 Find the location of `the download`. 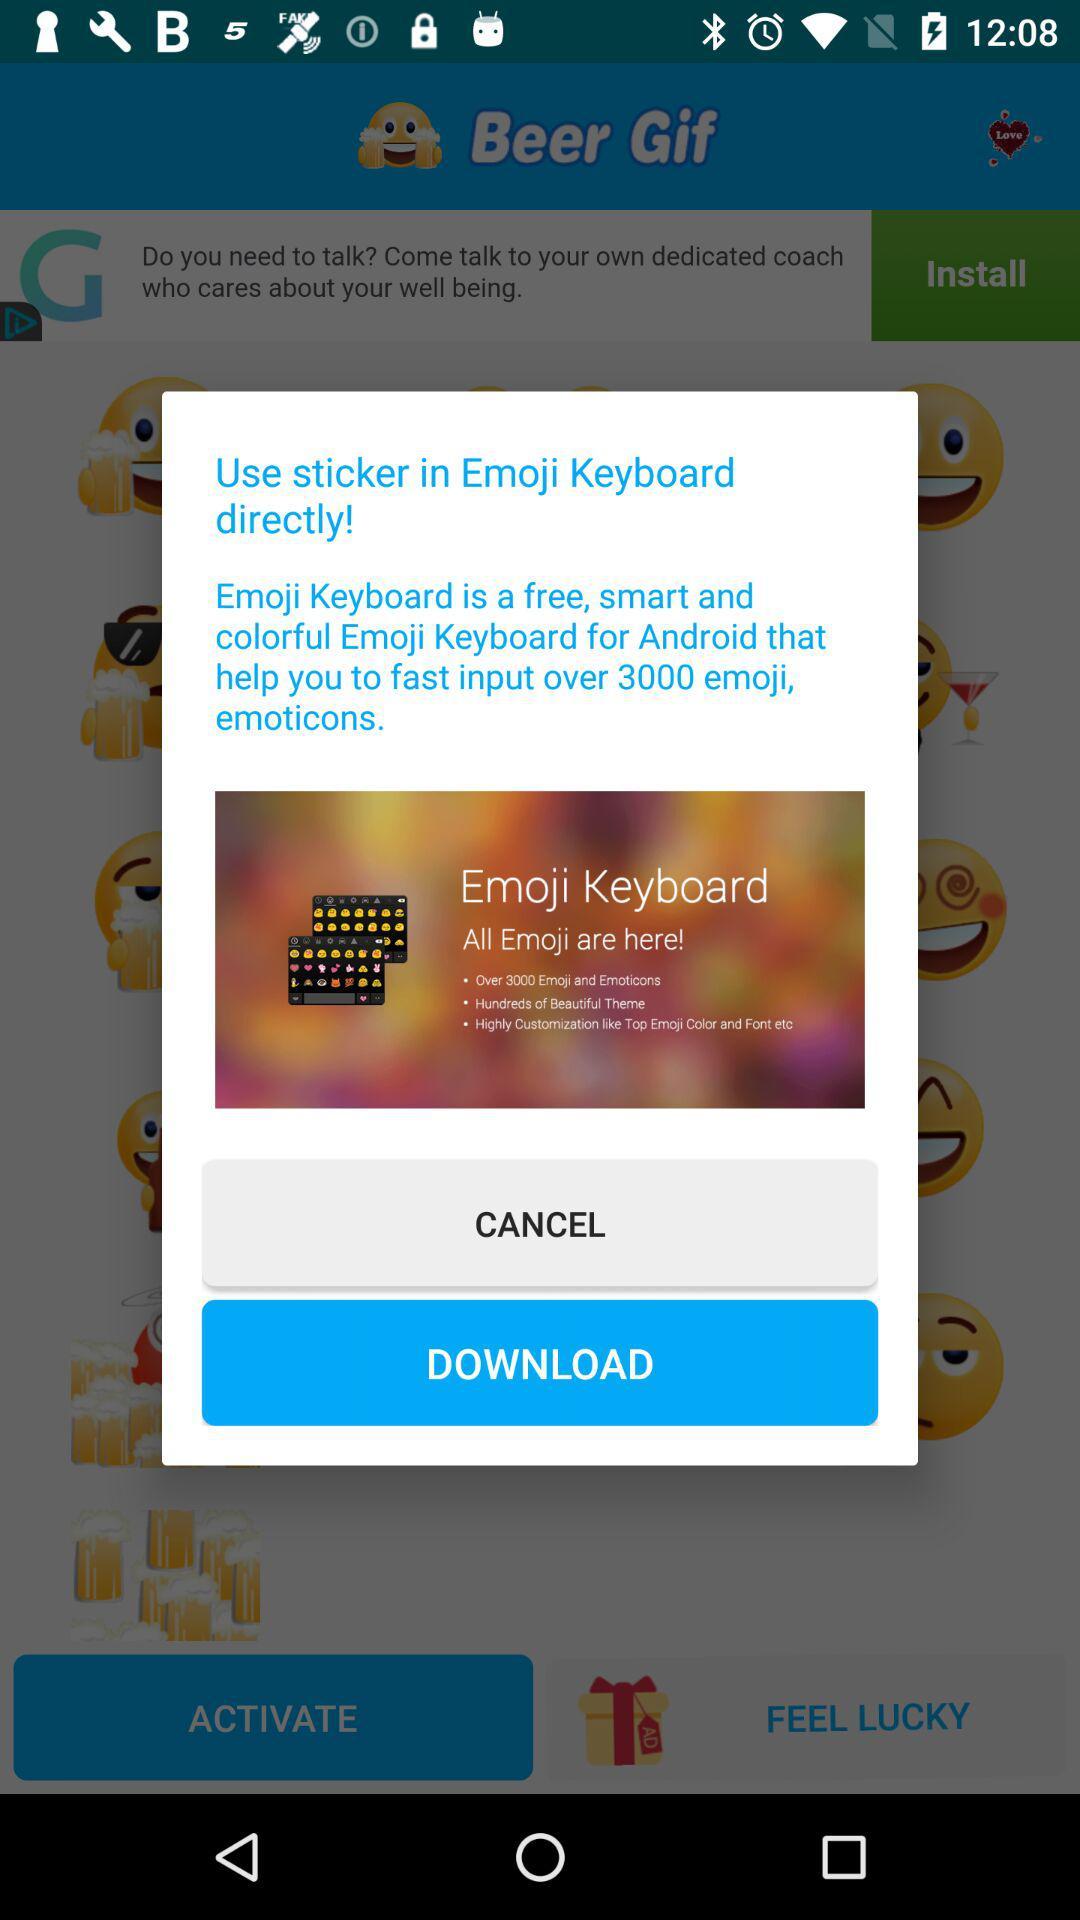

the download is located at coordinates (540, 1361).